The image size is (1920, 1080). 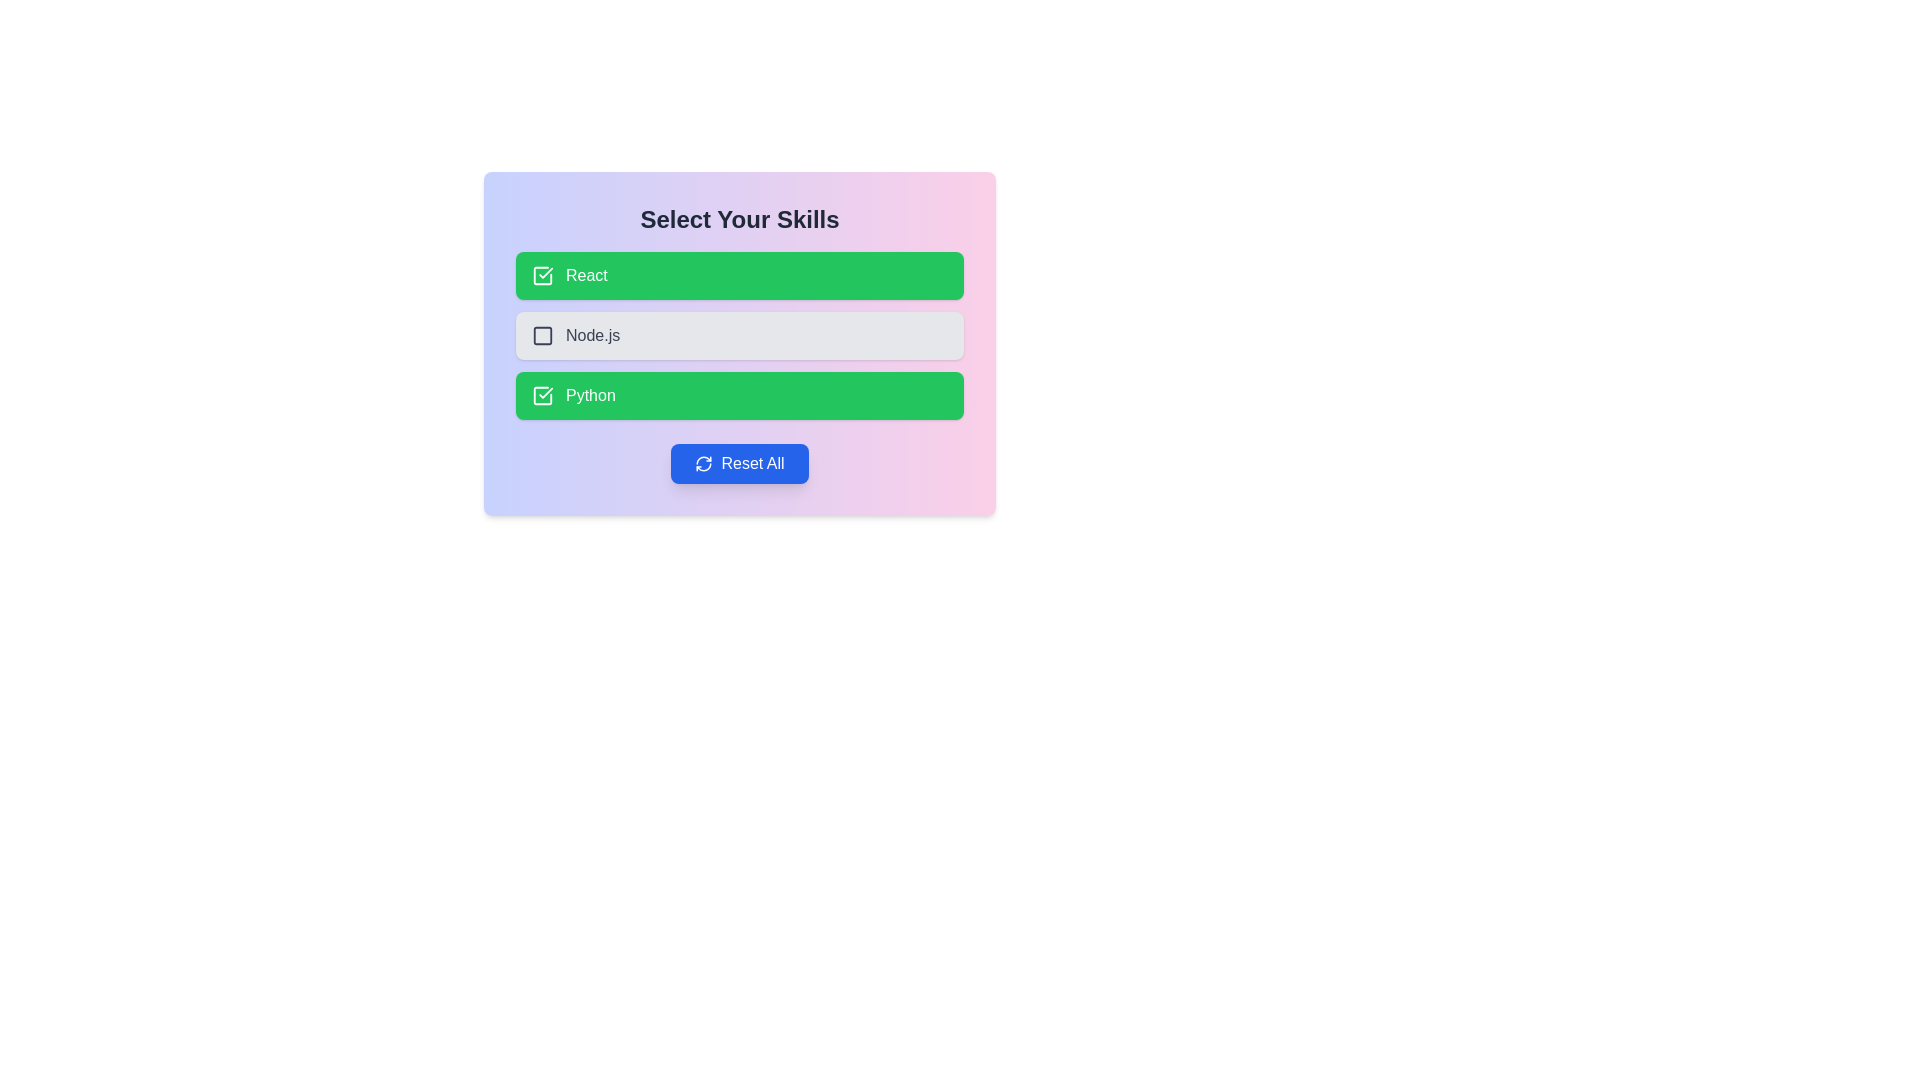 What do you see at coordinates (738, 463) in the screenshot?
I see `the 'Reset All' button to reset all selections` at bounding box center [738, 463].